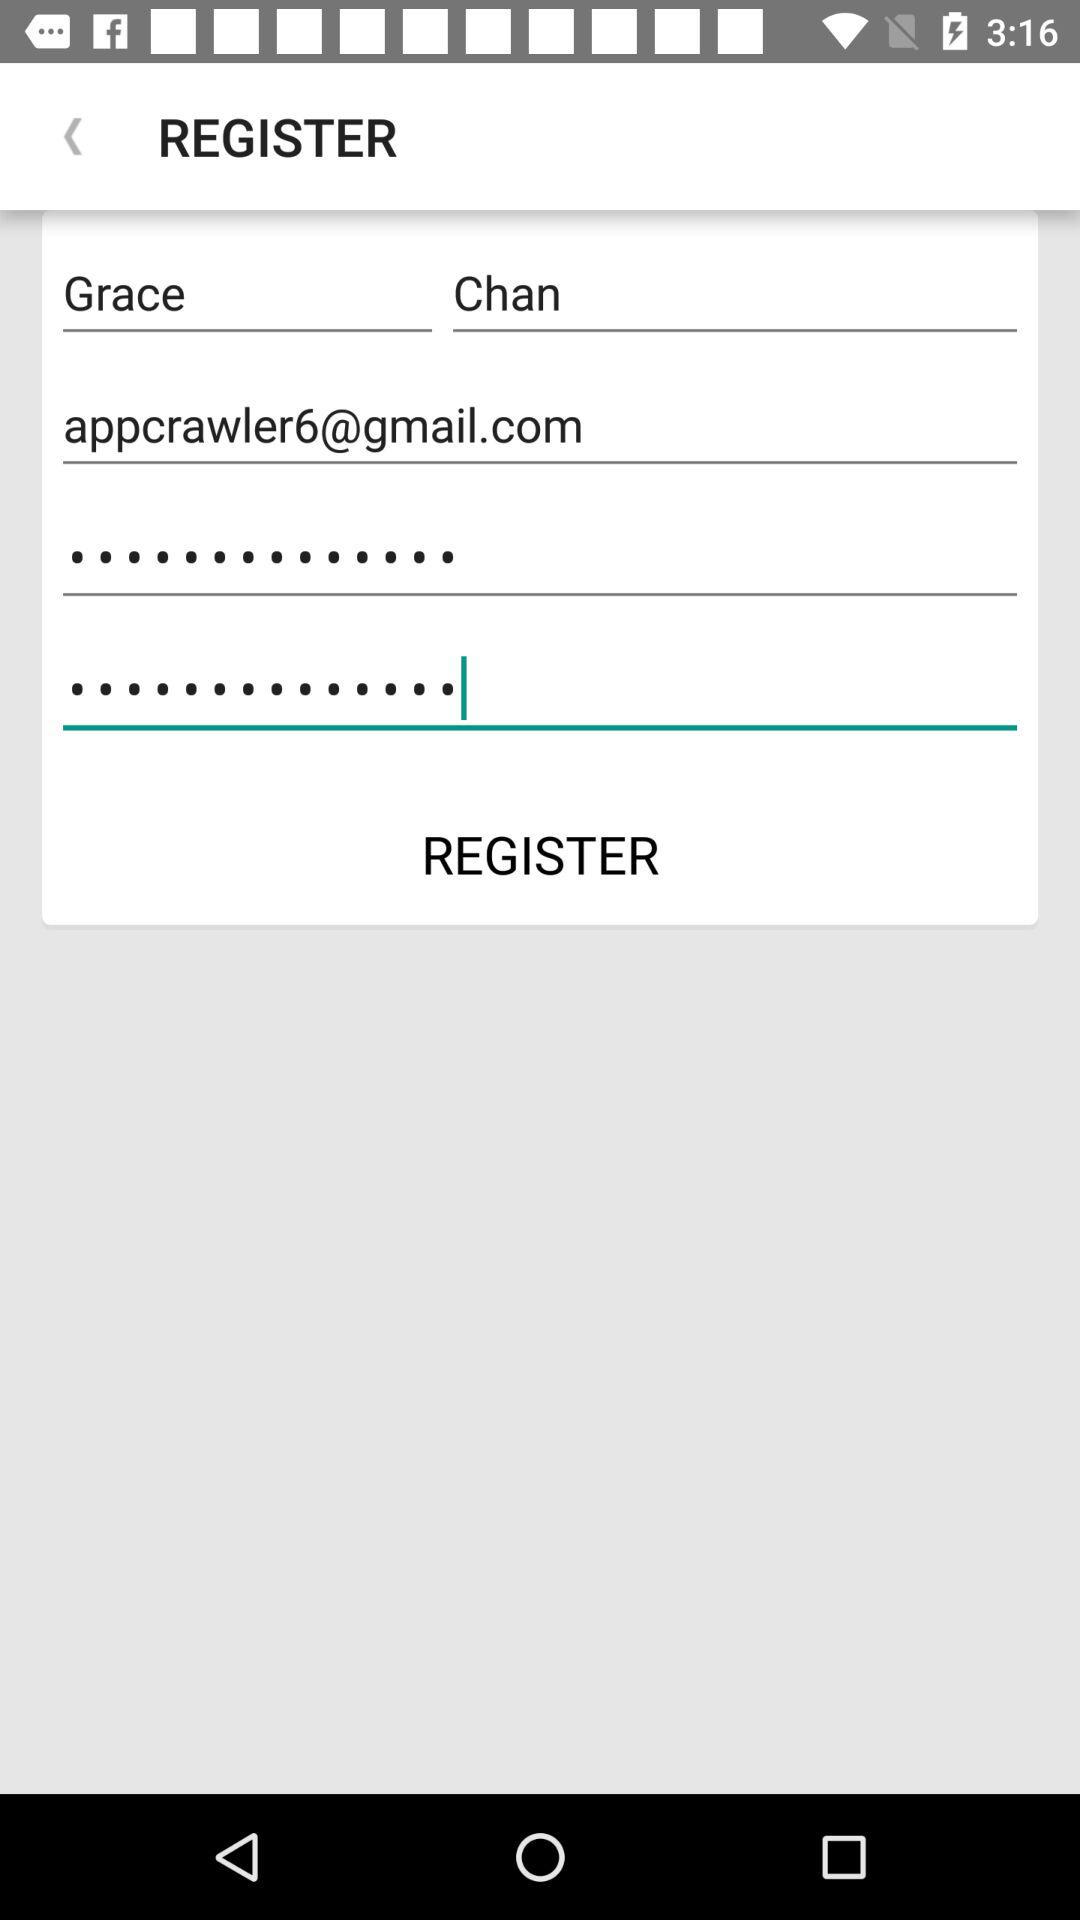 The width and height of the screenshot is (1080, 1920). What do you see at coordinates (735, 292) in the screenshot?
I see `the icon to the right of the grace` at bounding box center [735, 292].